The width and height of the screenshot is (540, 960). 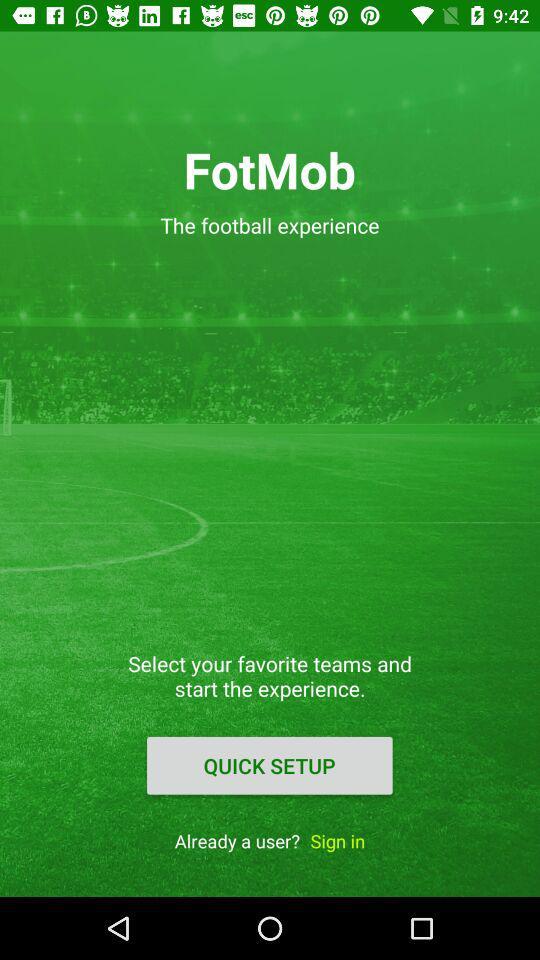 What do you see at coordinates (337, 840) in the screenshot?
I see `sign in icon` at bounding box center [337, 840].